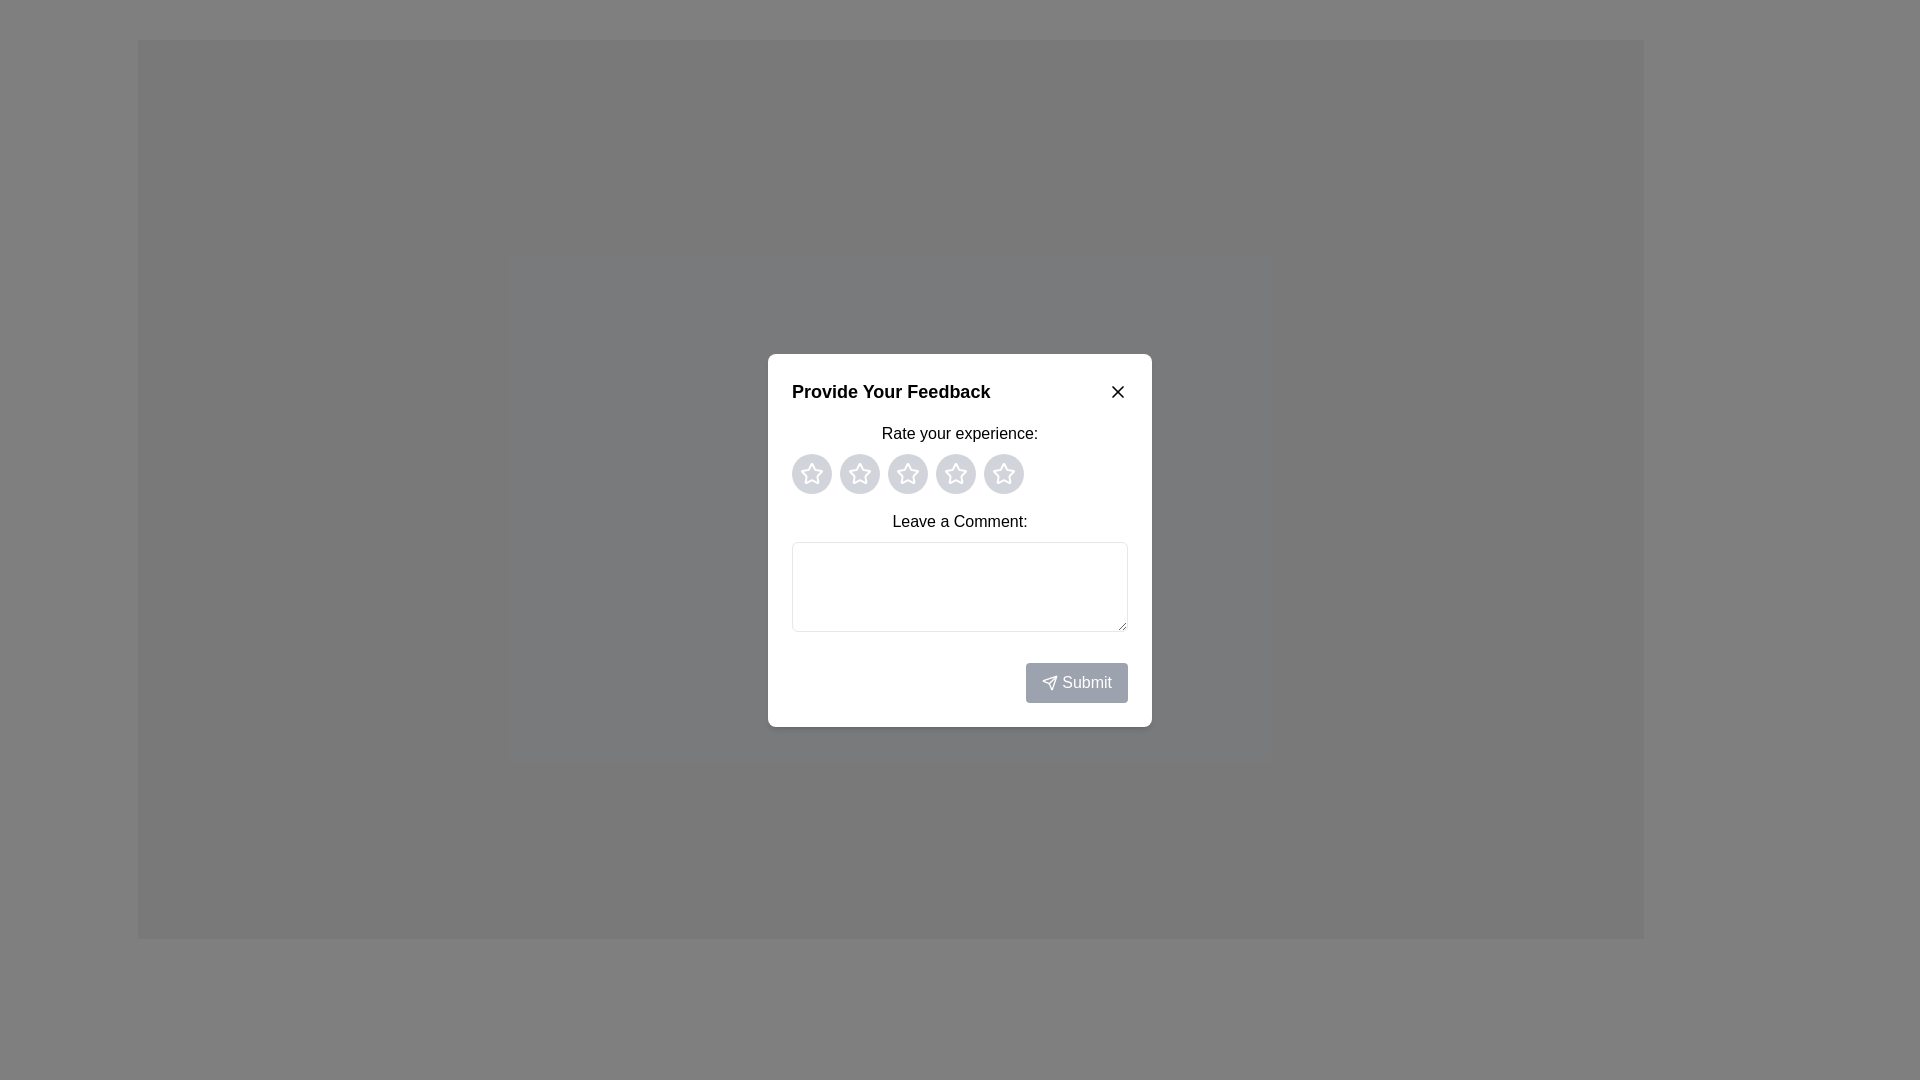 Image resolution: width=1920 pixels, height=1080 pixels. What do you see at coordinates (1117, 390) in the screenshot?
I see `the close button located at the far right of the feedback modal, aligned with the 'Provide Your Feedback' text, to trigger a tooltip or style change` at bounding box center [1117, 390].